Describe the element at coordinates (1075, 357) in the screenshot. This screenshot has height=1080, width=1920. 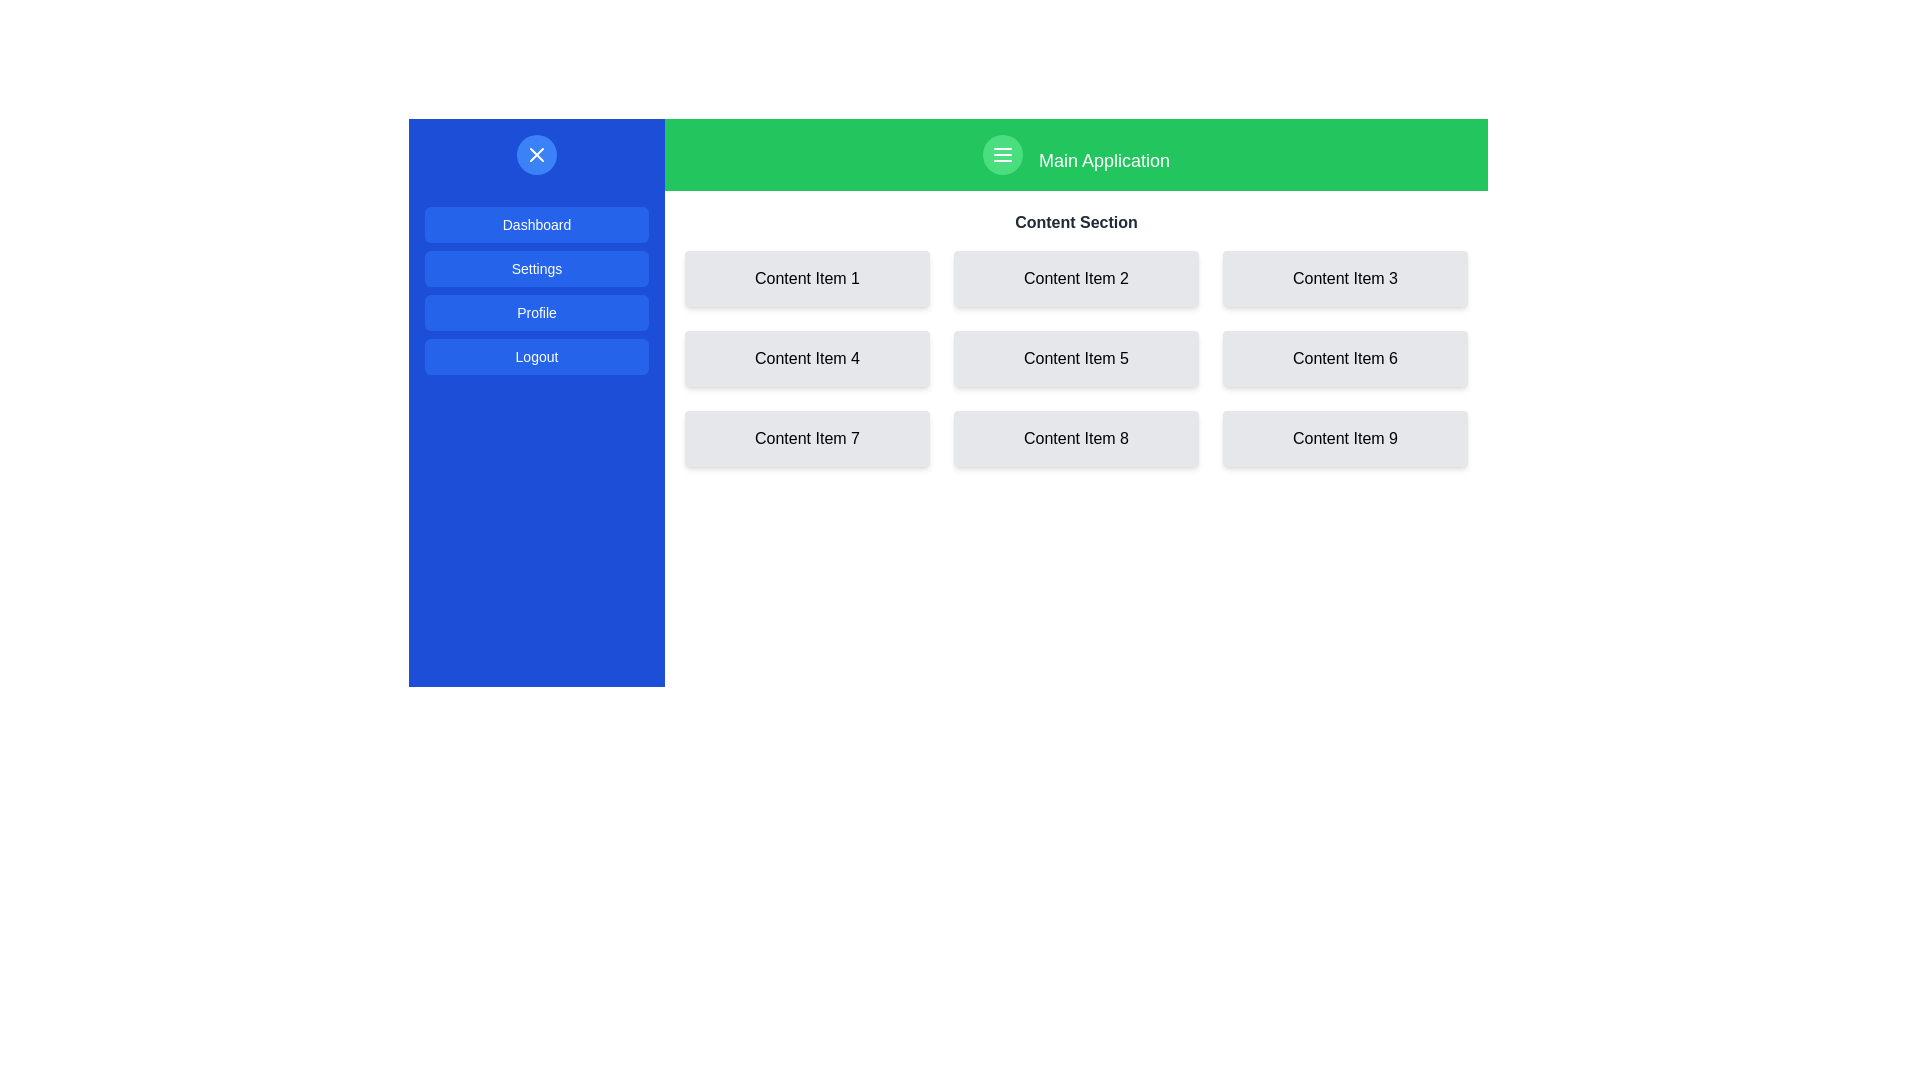
I see `the Static content box labeled 'Content Item 5' which has a light gray background and rounded corners` at that location.